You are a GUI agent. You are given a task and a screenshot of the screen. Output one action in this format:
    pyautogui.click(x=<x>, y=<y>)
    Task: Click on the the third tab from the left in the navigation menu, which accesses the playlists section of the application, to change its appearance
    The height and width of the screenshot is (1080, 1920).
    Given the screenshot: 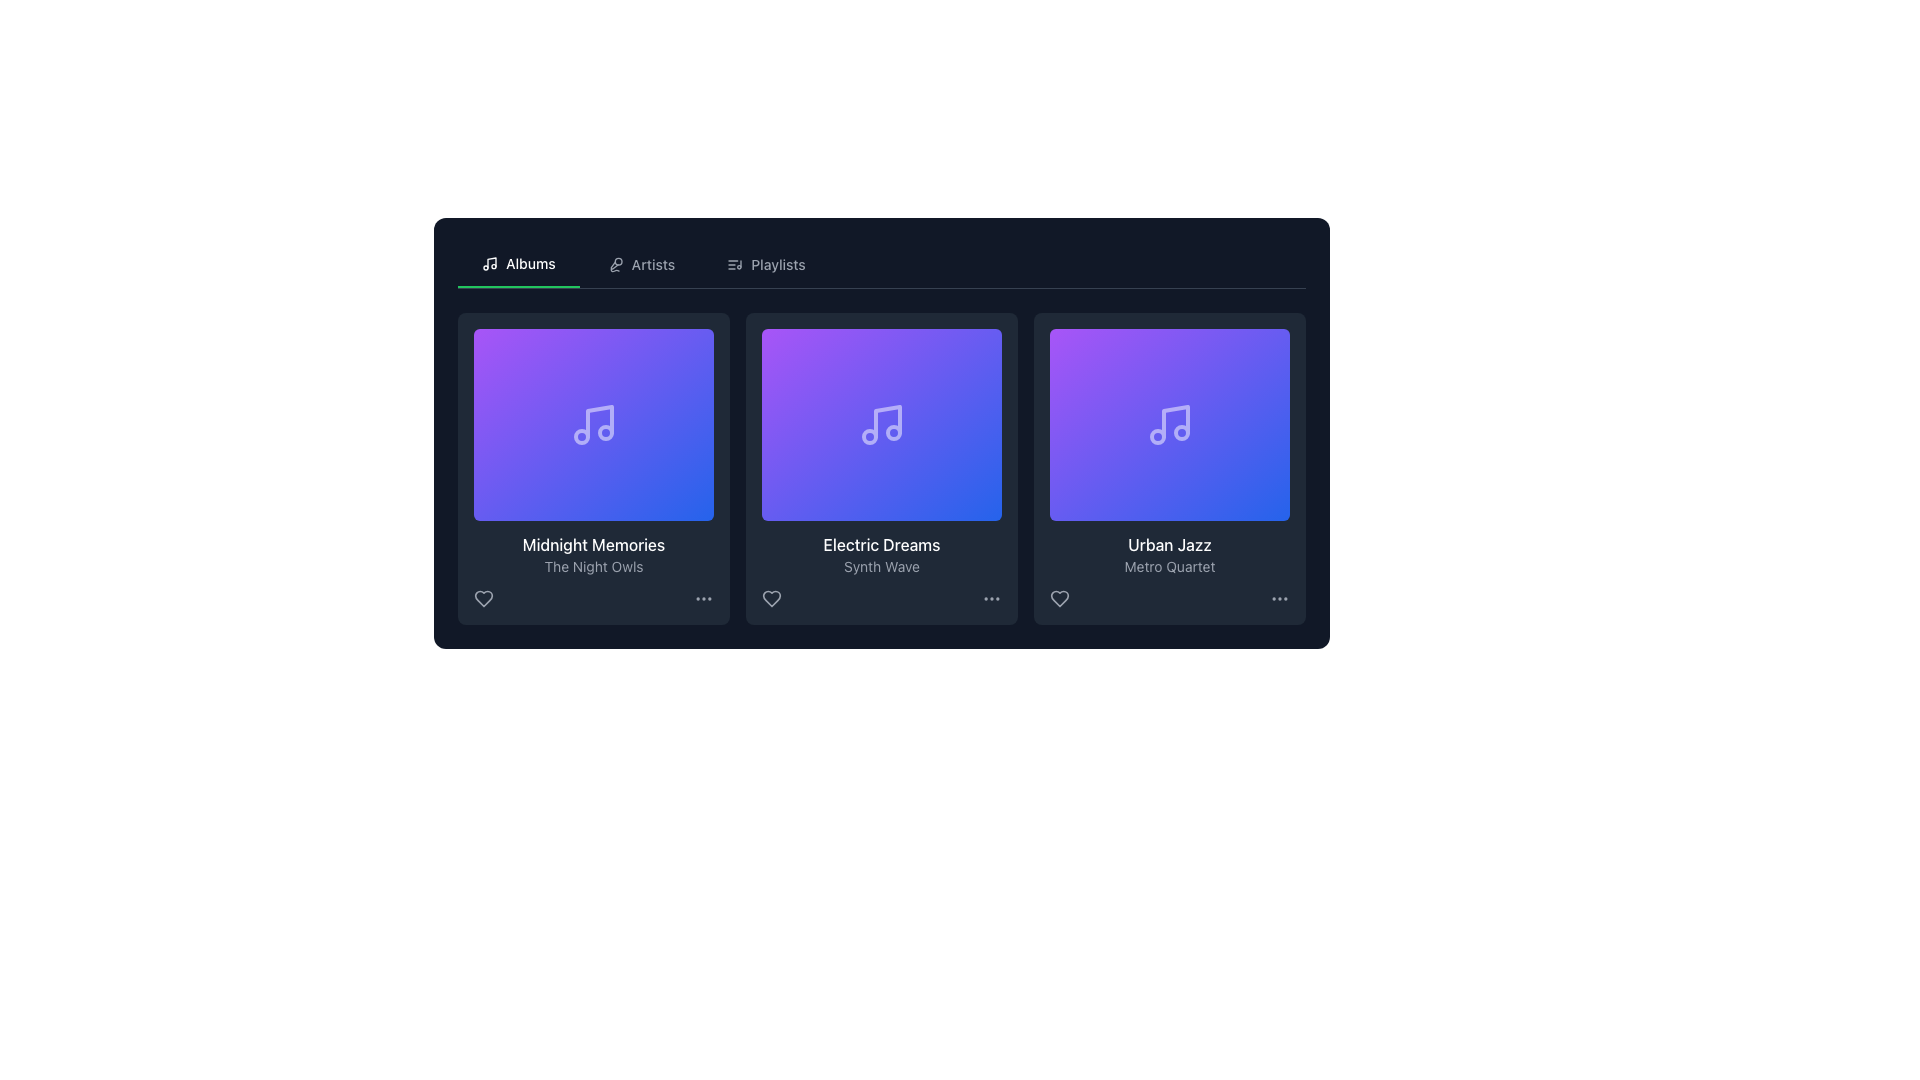 What is the action you would take?
    pyautogui.click(x=765, y=264)
    